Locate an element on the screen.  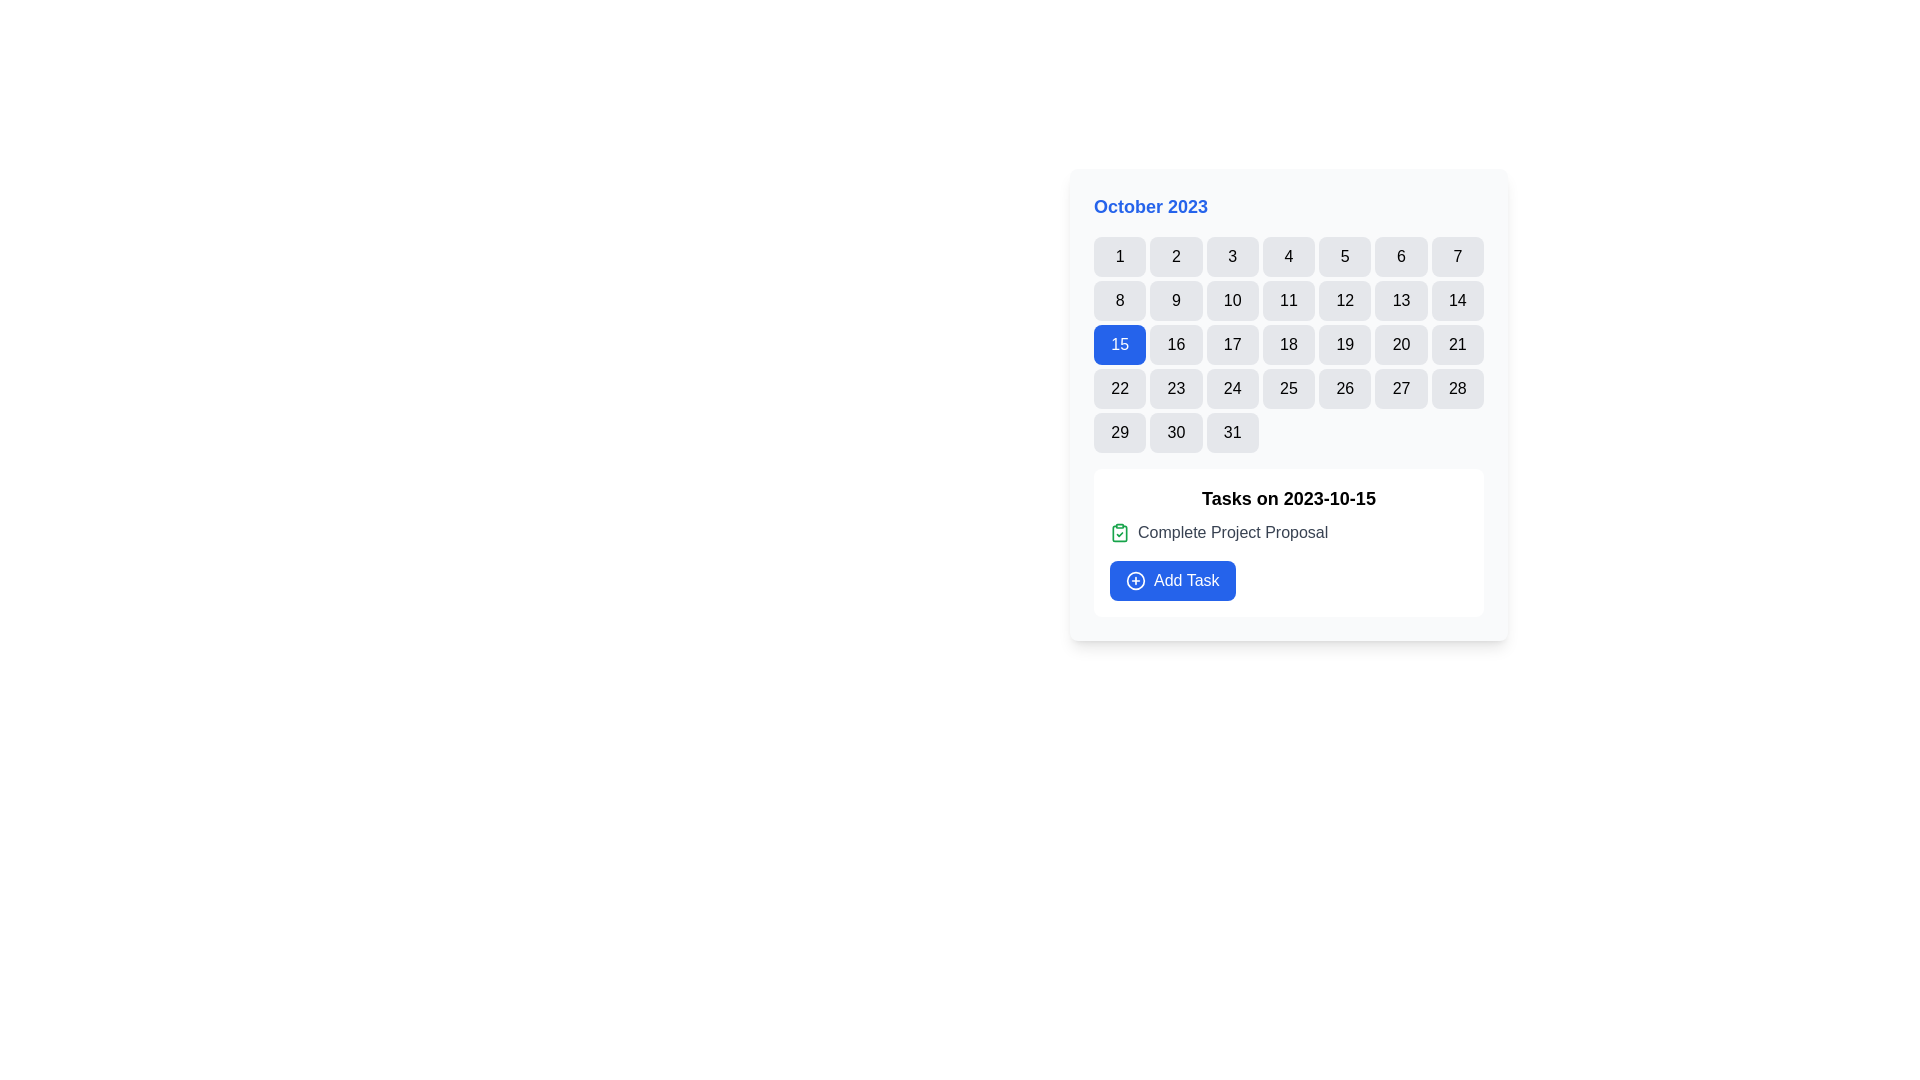
the selectable day button in the calendar interface, which is positioned in the second position of the first row, immediately to the right of the button labeled '1' is located at coordinates (1176, 256).